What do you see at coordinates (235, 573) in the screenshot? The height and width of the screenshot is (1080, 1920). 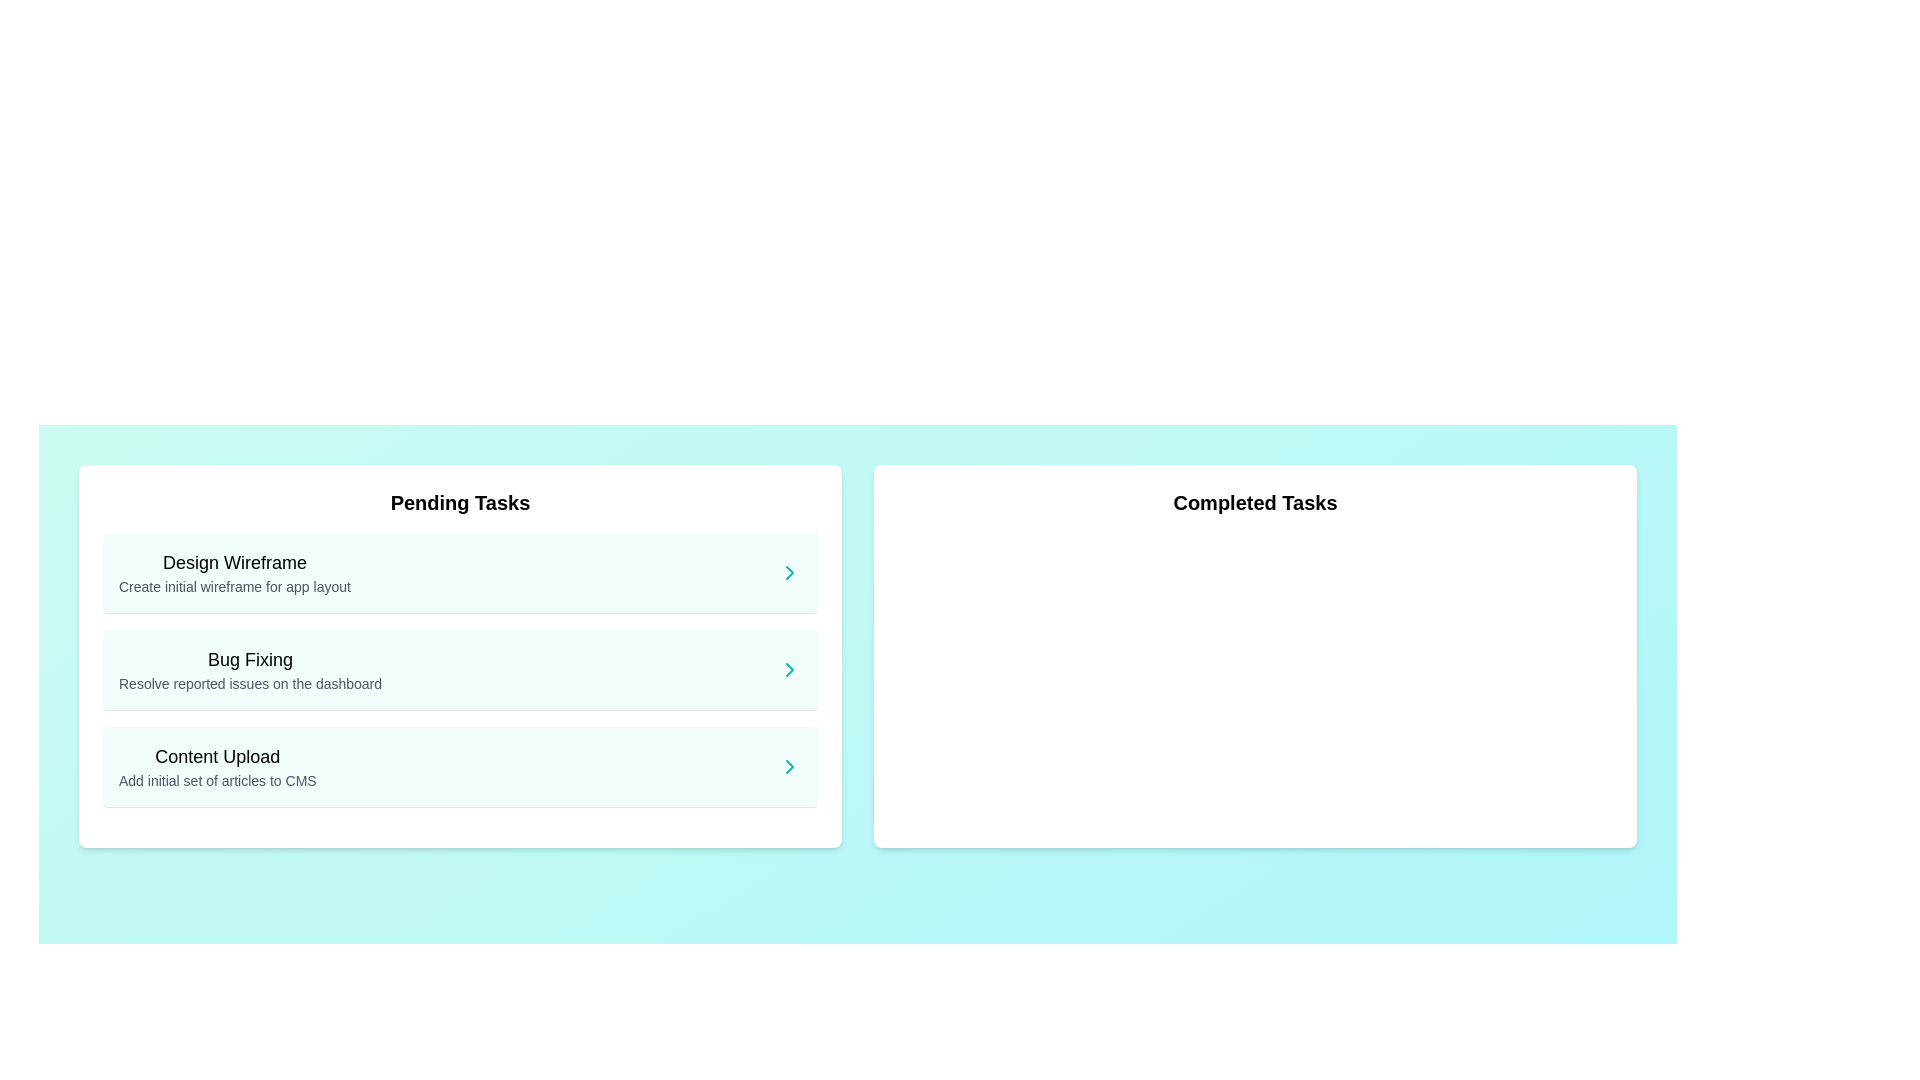 I see `the 'Design Wireframe' Text Display element located in the 'Pending Tasks' section, which contains the title 'Design Wireframe' and subtitle 'Create initial wireframe for app layout'` at bounding box center [235, 573].